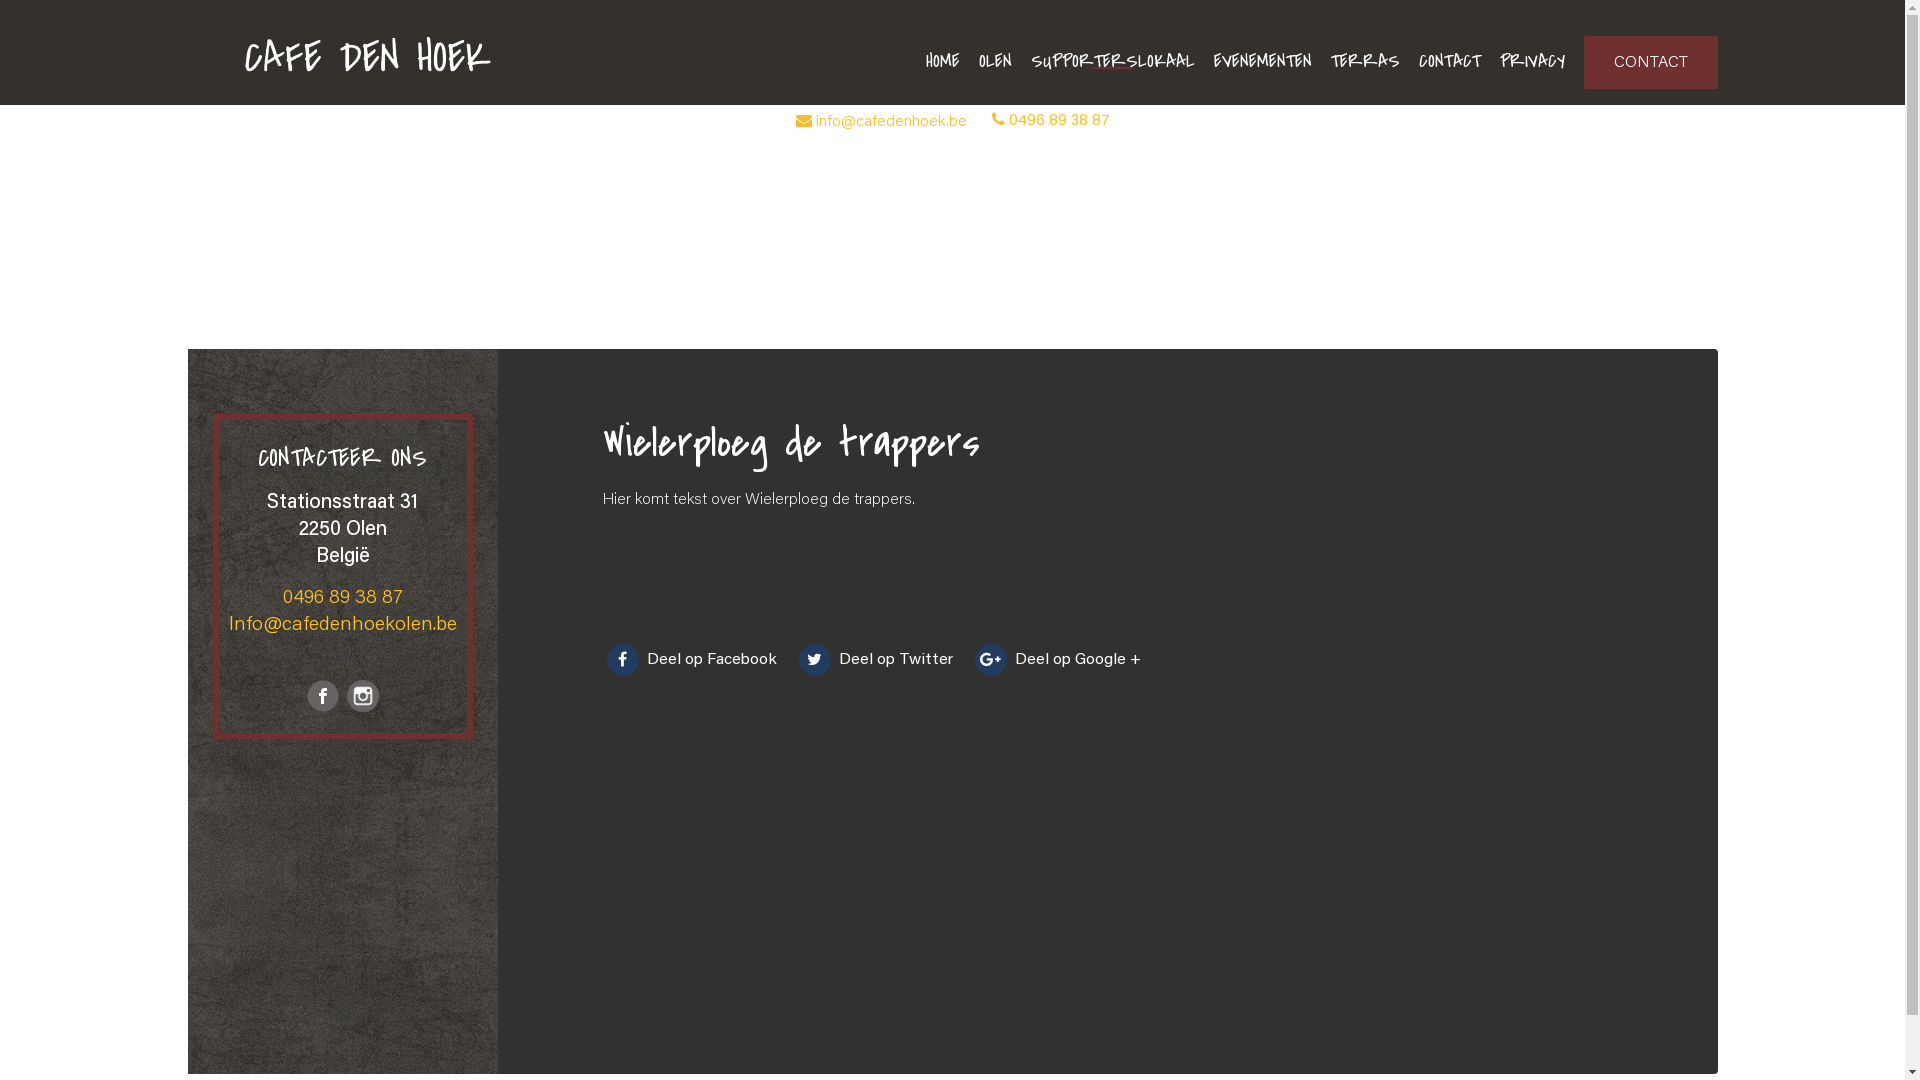  Describe the element at coordinates (1363, 60) in the screenshot. I see `'TERRAS'` at that location.